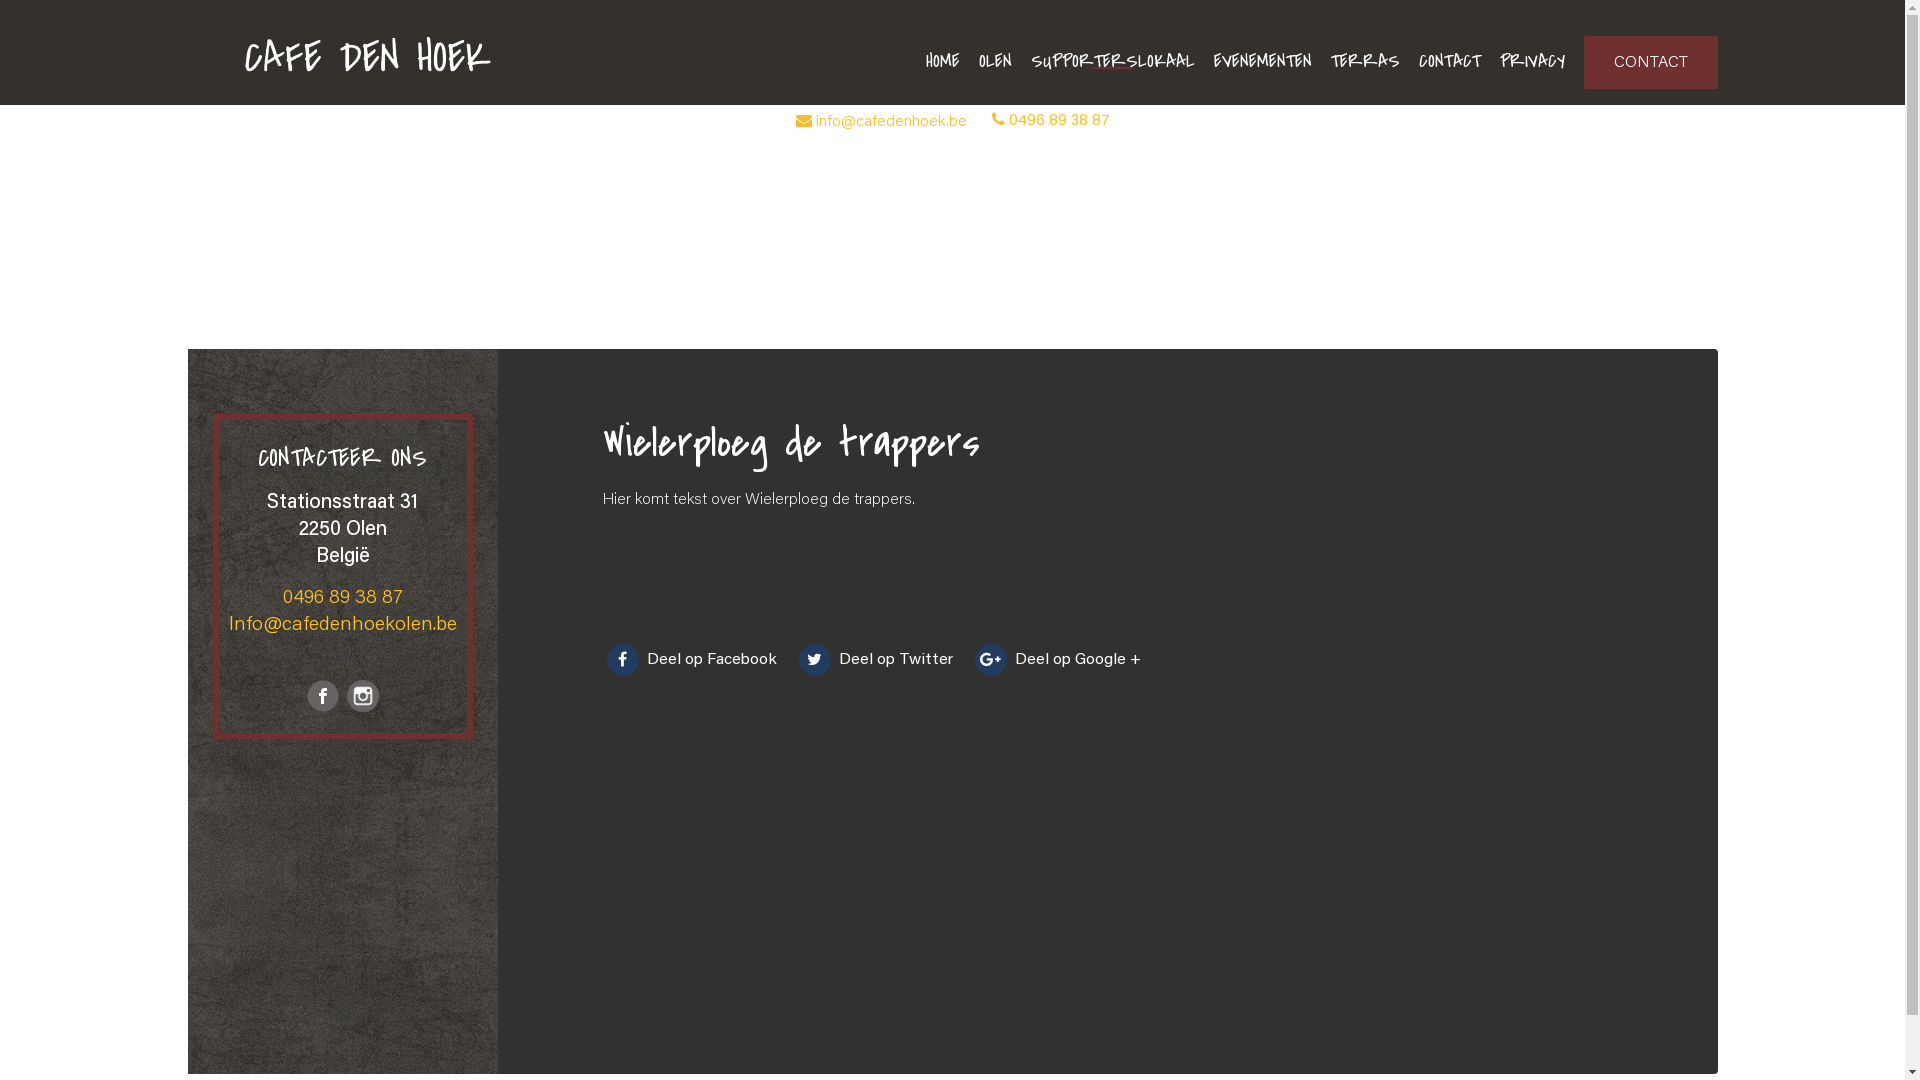  Describe the element at coordinates (1363, 60) in the screenshot. I see `'TERRAS'` at that location.